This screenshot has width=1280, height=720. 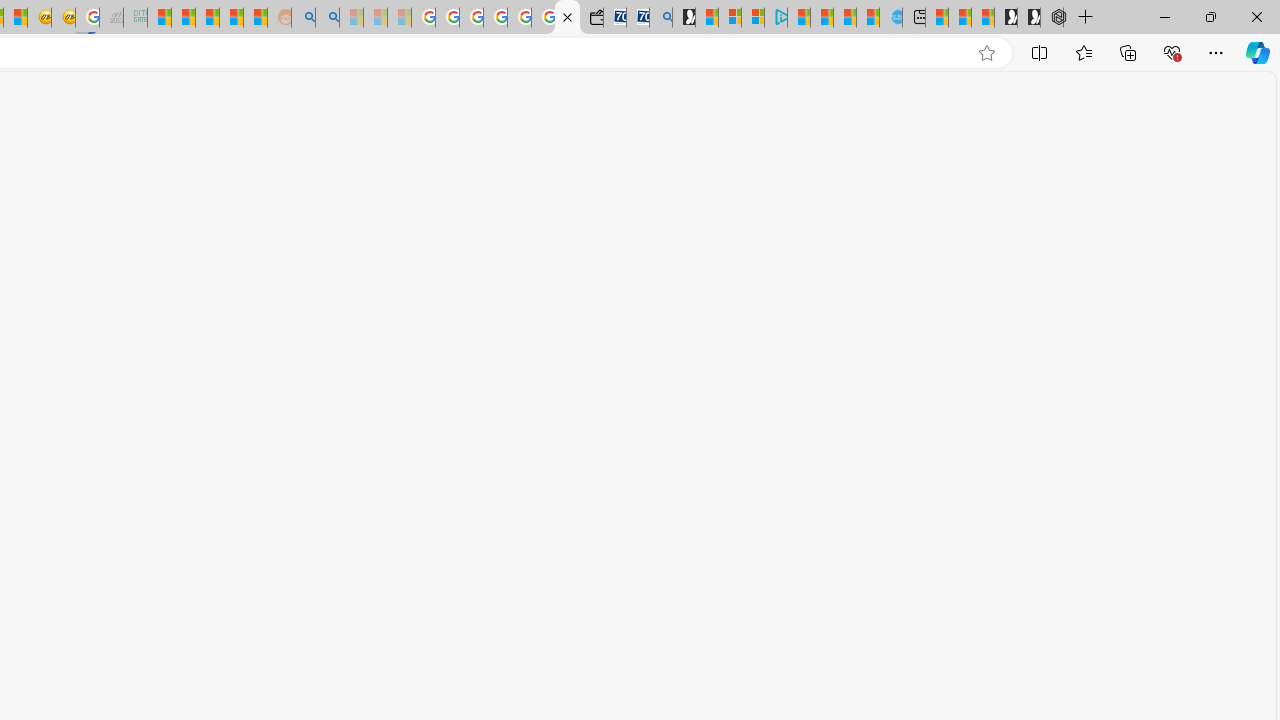 What do you see at coordinates (231, 17) in the screenshot?
I see `'Student Loan Update: Forgiveness Program Ends This Month'` at bounding box center [231, 17].